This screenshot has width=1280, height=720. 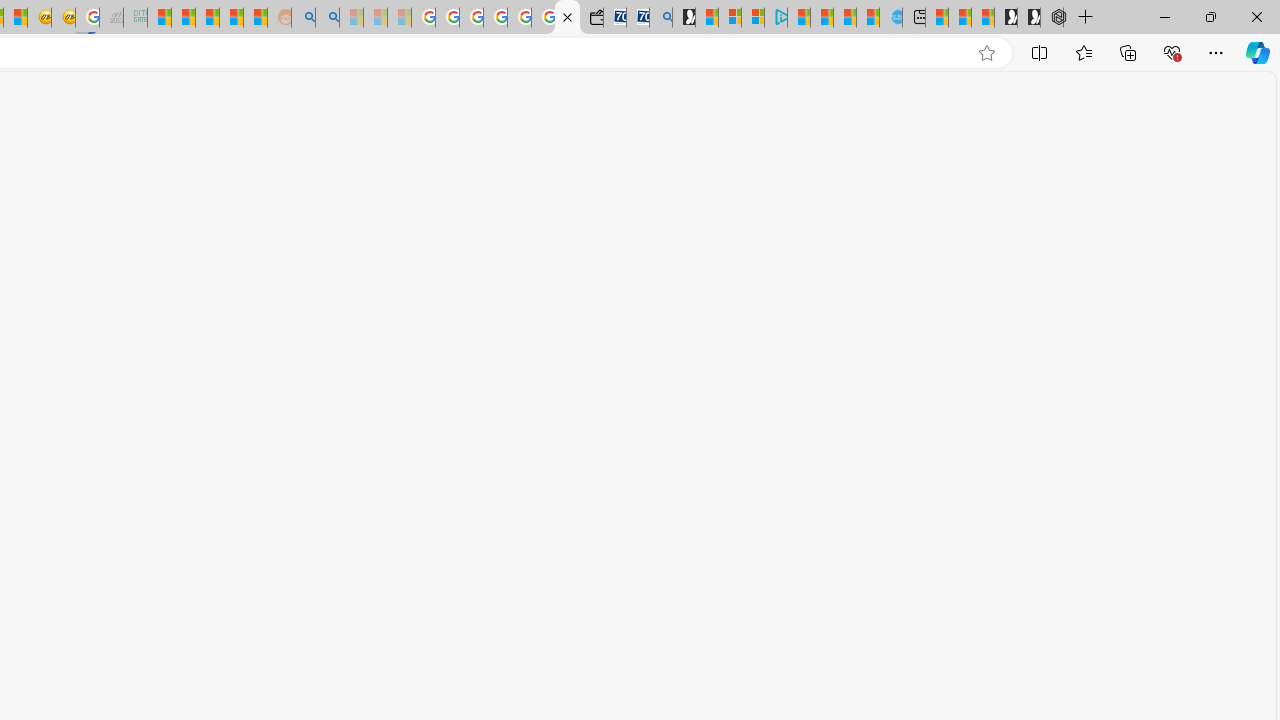 What do you see at coordinates (231, 17) in the screenshot?
I see `'Student Loan Update: Forgiveness Program Ends This Month'` at bounding box center [231, 17].